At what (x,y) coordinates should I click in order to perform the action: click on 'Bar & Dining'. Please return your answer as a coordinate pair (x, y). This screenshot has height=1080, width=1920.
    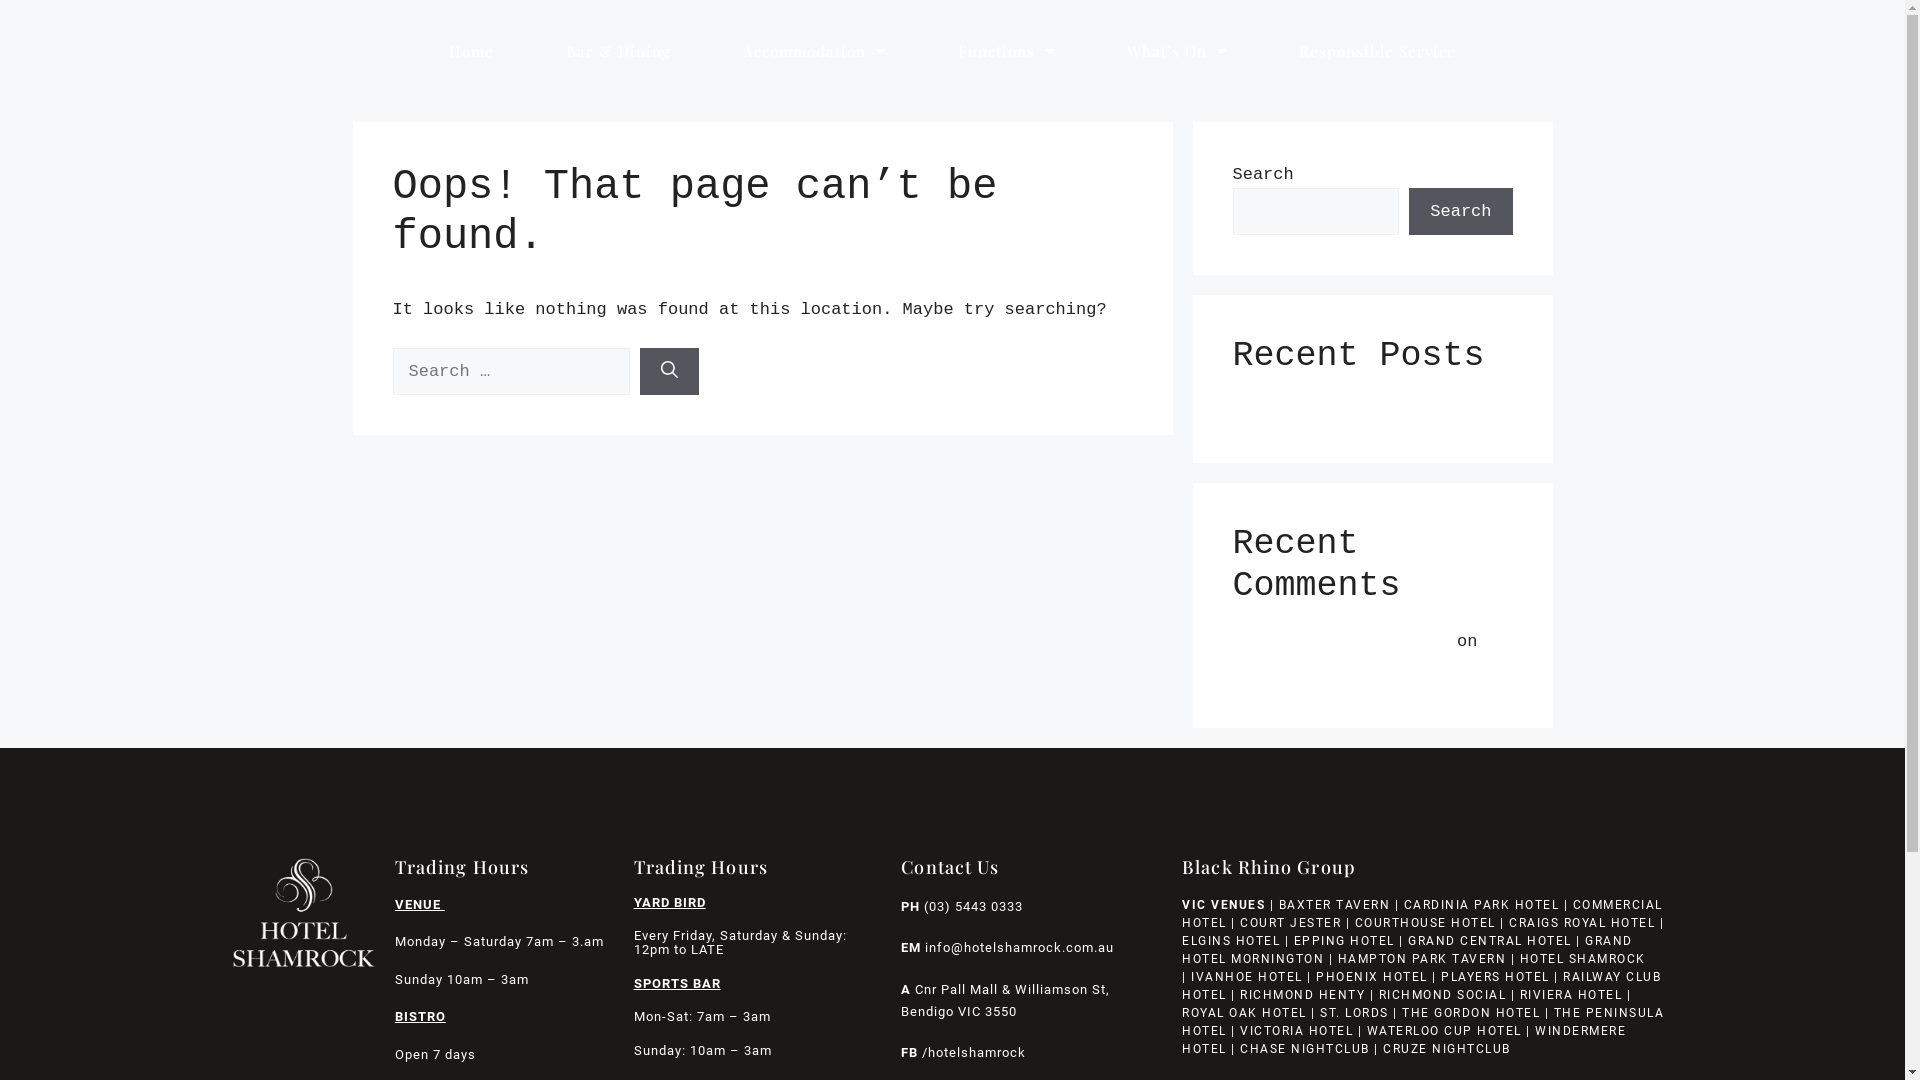
    Looking at the image, I should click on (617, 49).